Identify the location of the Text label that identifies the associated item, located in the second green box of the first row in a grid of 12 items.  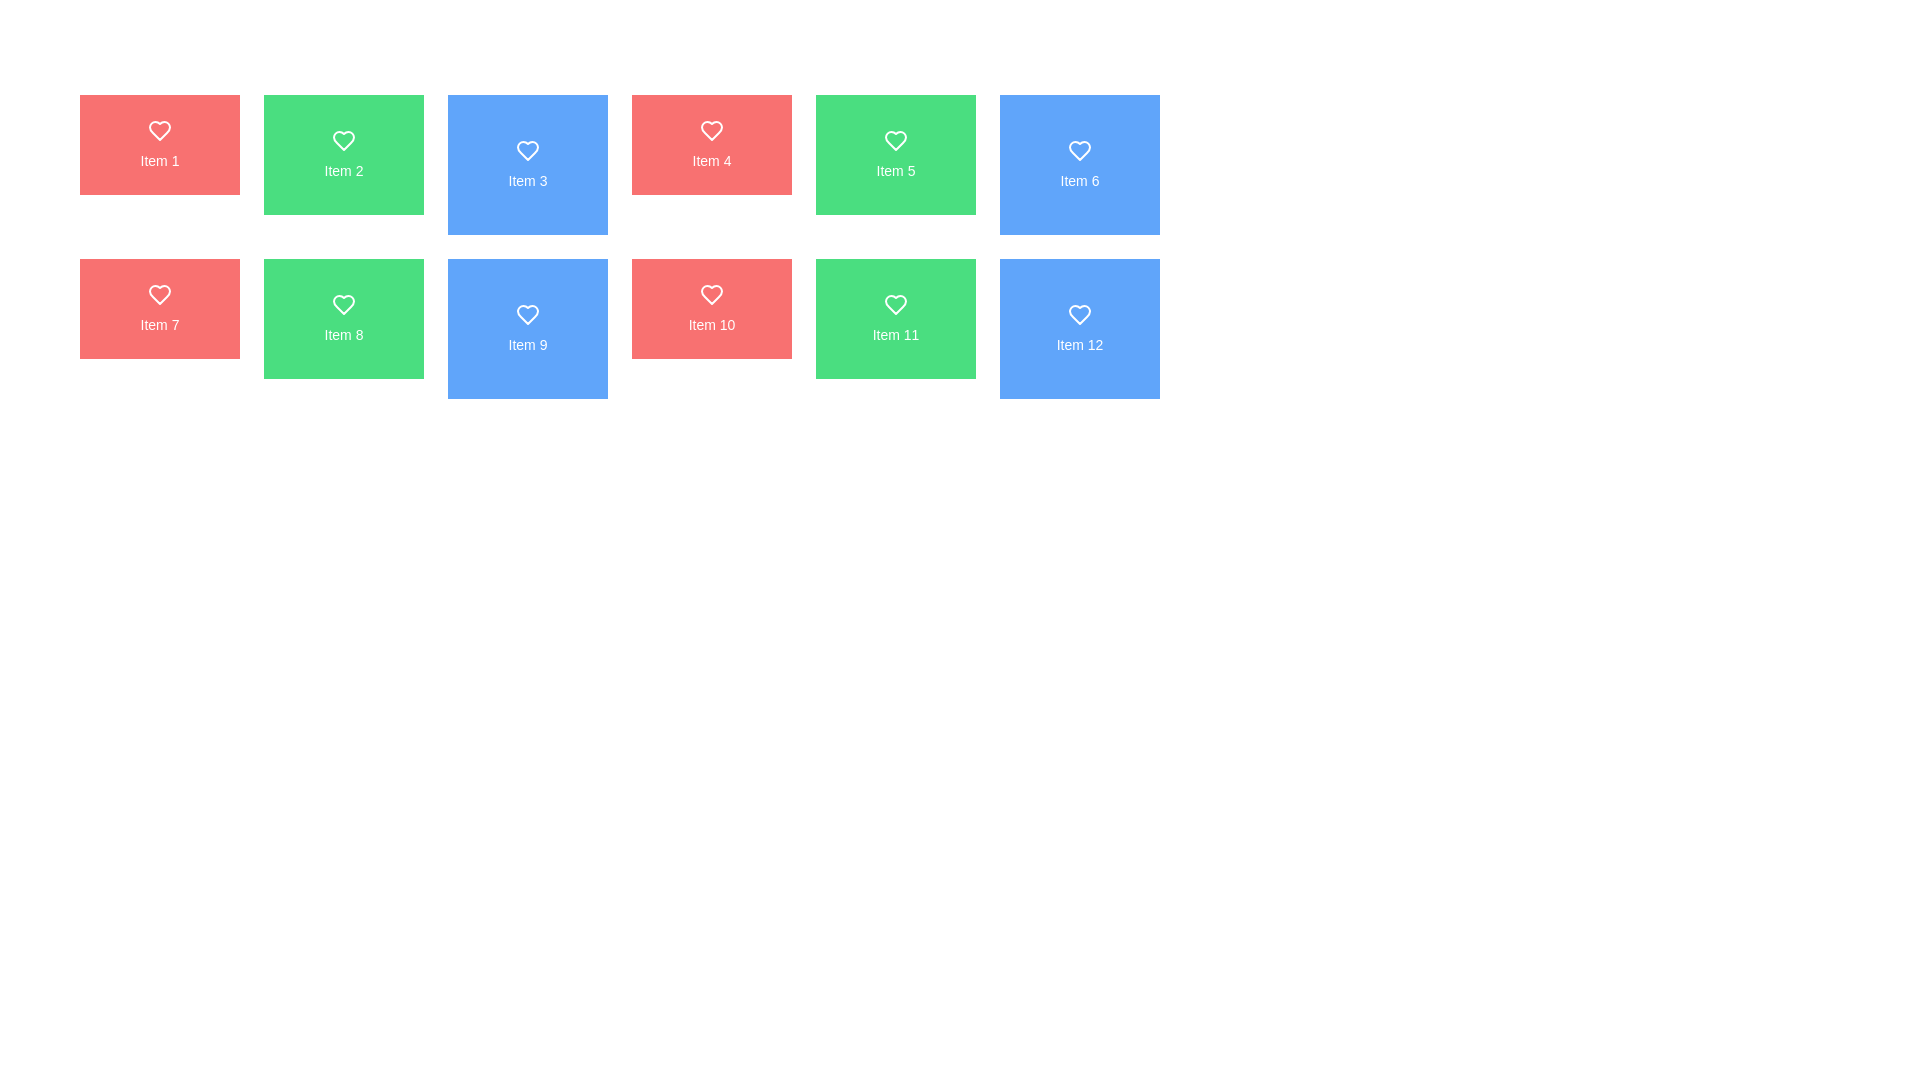
(344, 169).